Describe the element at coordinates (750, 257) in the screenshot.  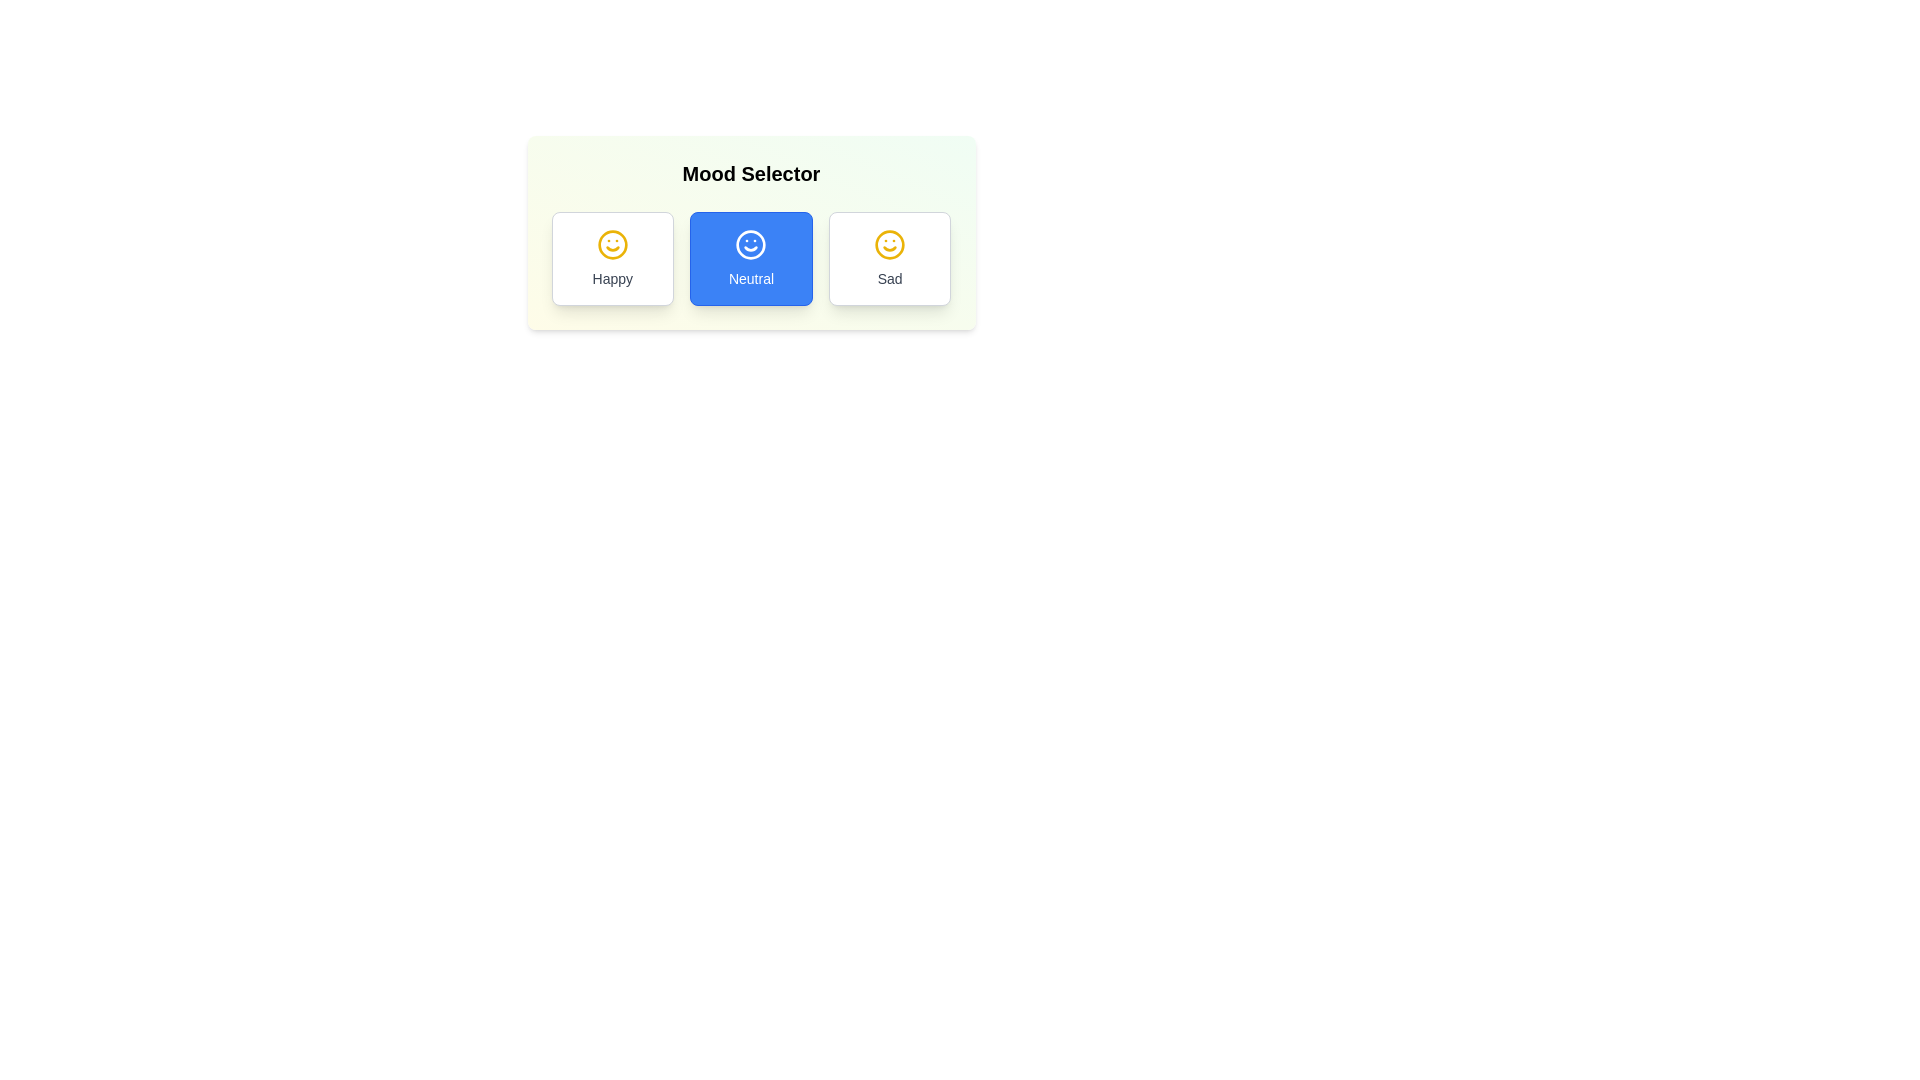
I see `the mood Neutral by clicking the corresponding button` at that location.